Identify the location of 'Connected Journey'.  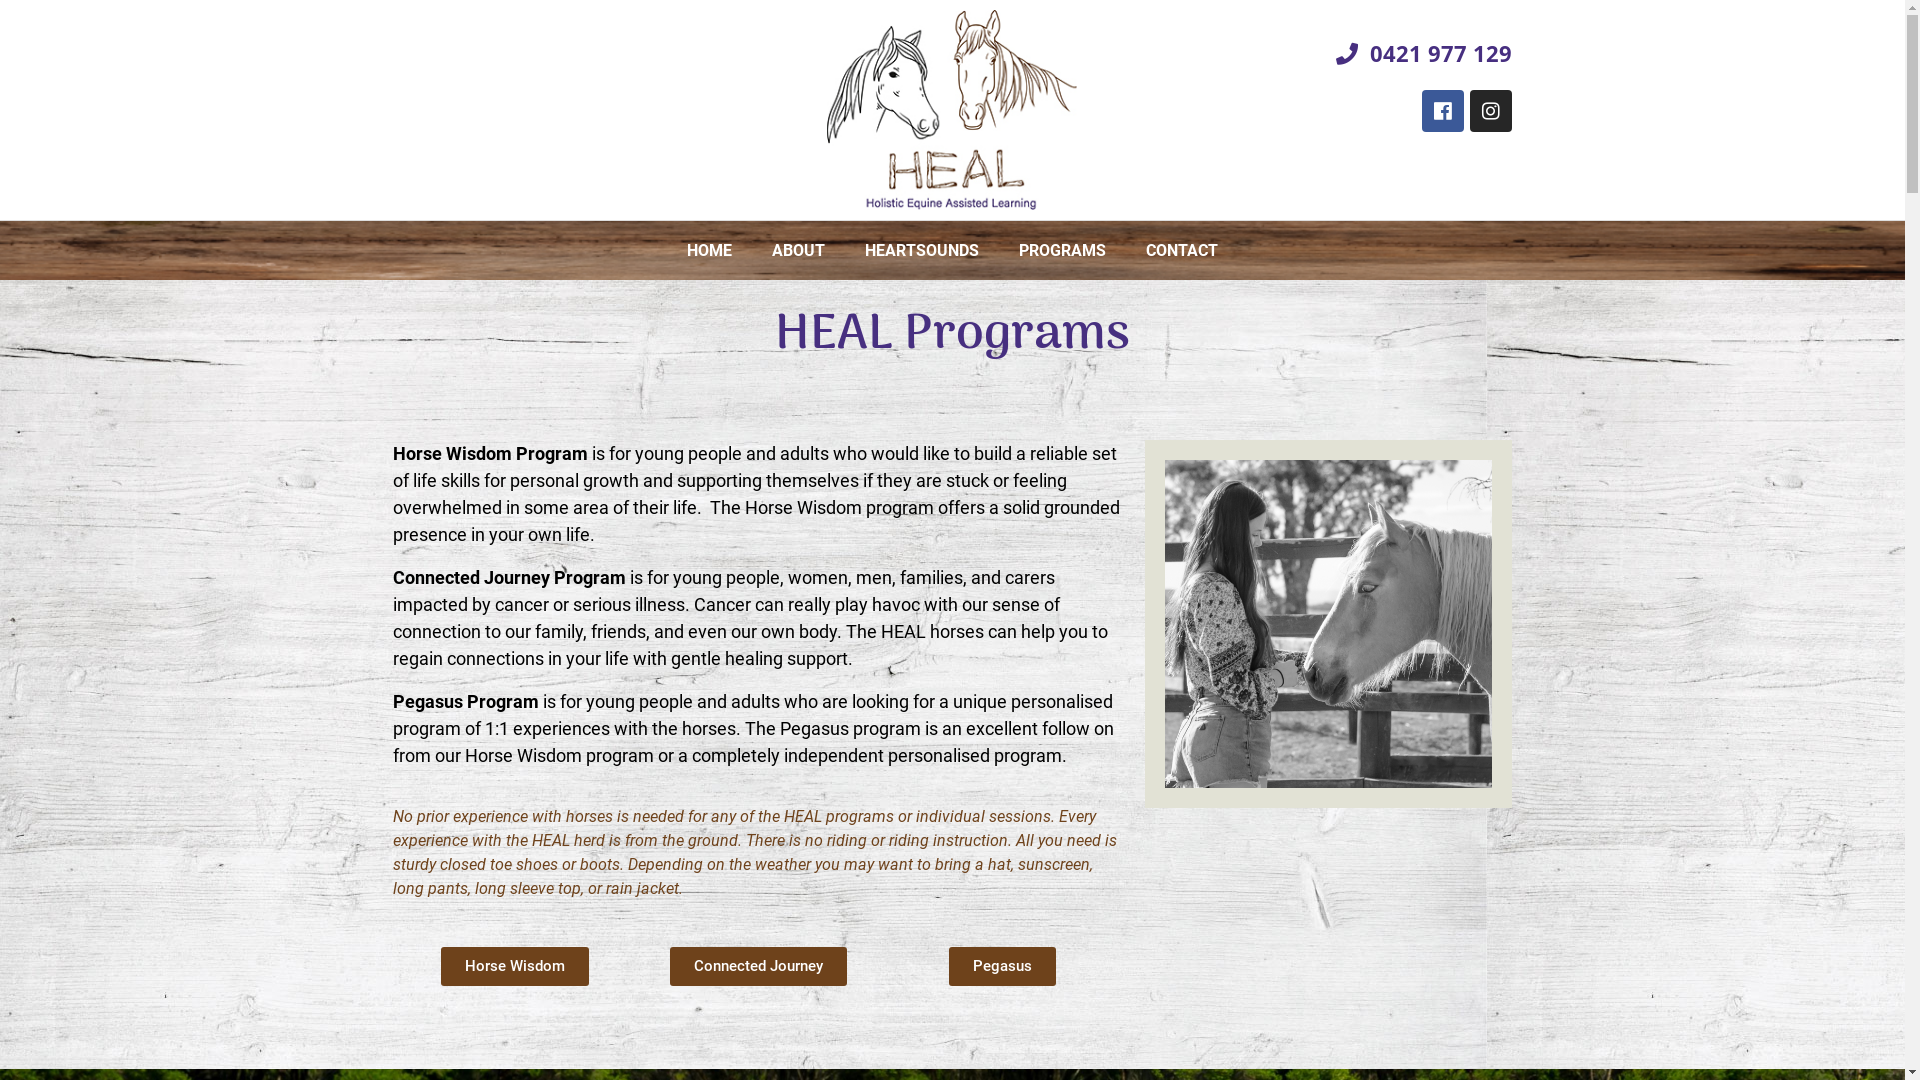
(757, 965).